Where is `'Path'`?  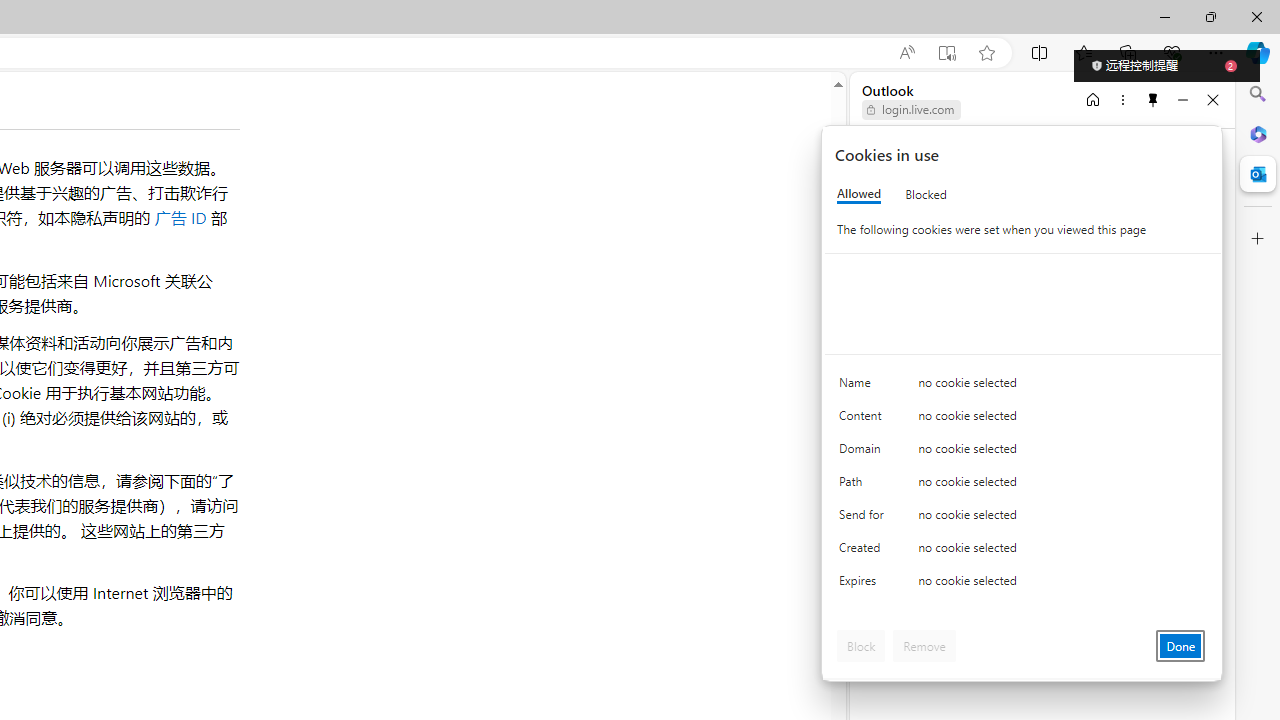
'Path' is located at coordinates (865, 486).